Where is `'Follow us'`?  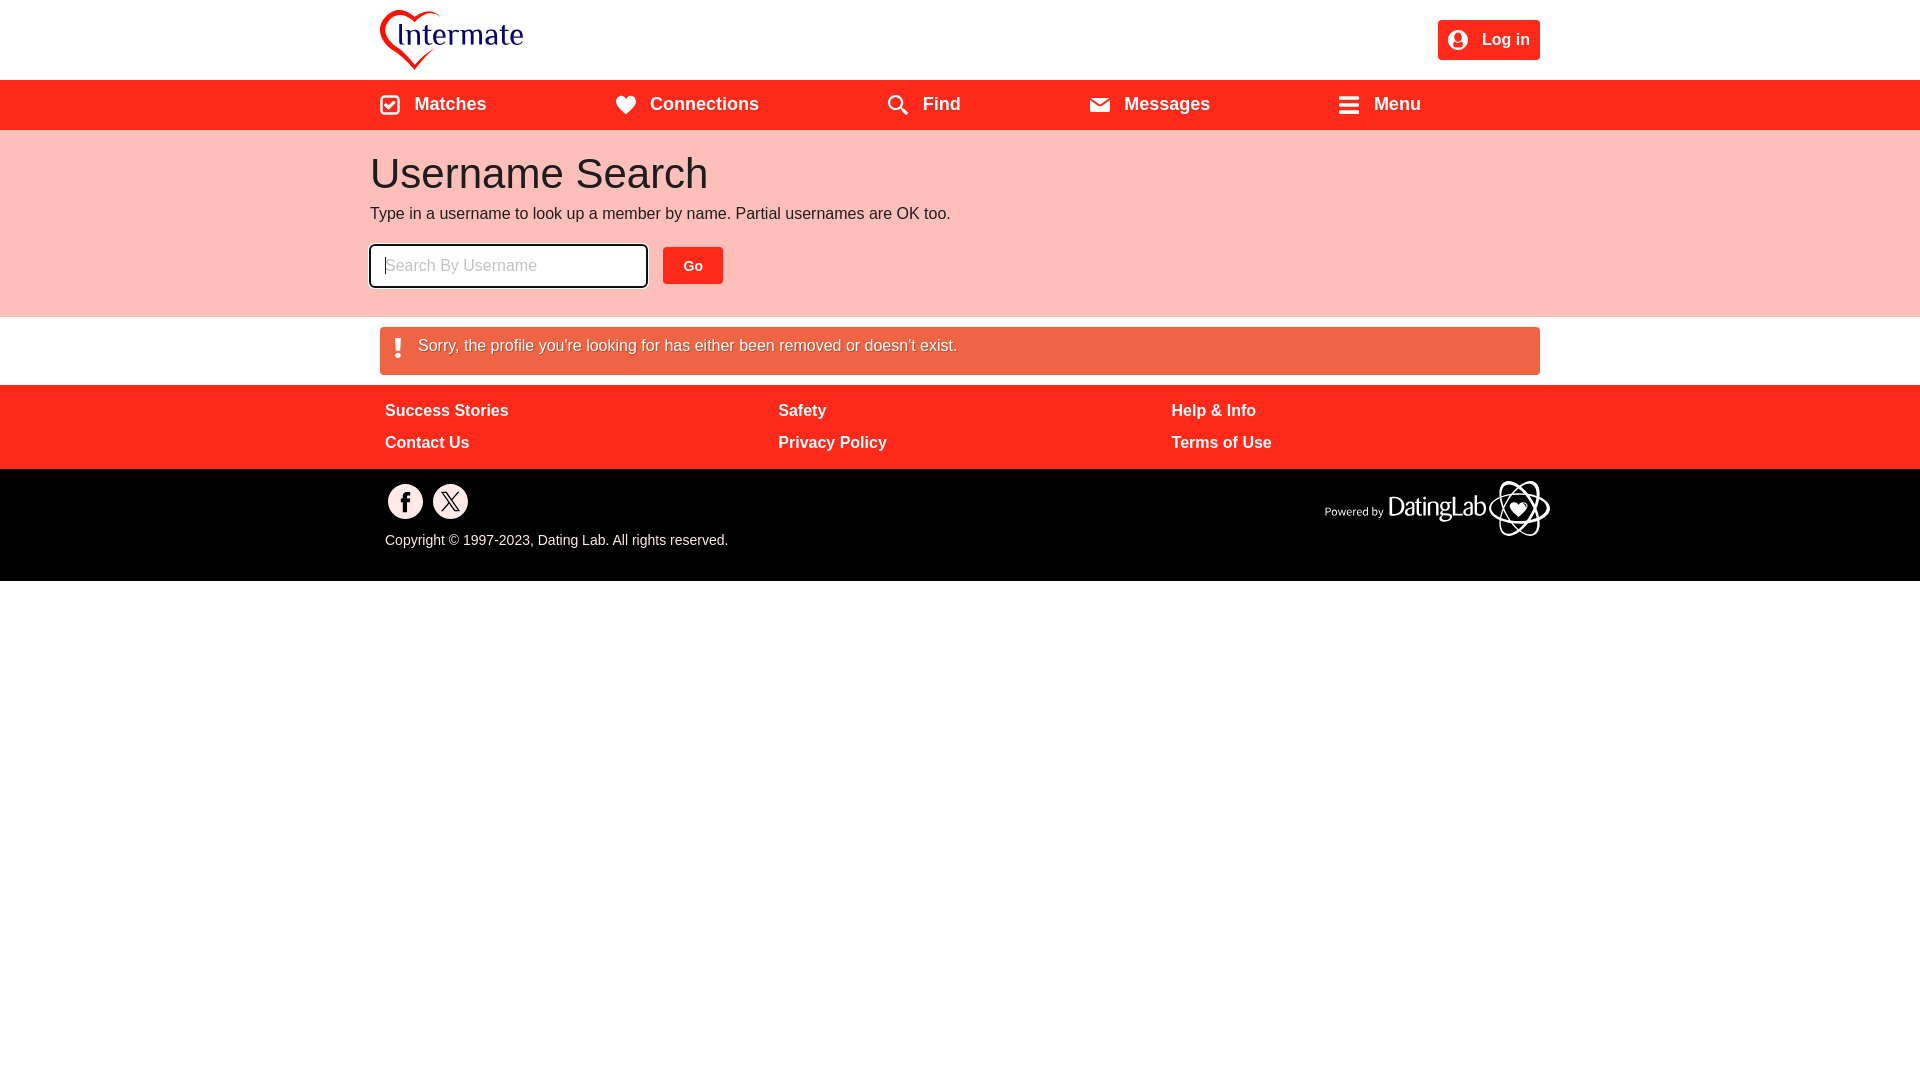
'Follow us' is located at coordinates (449, 500).